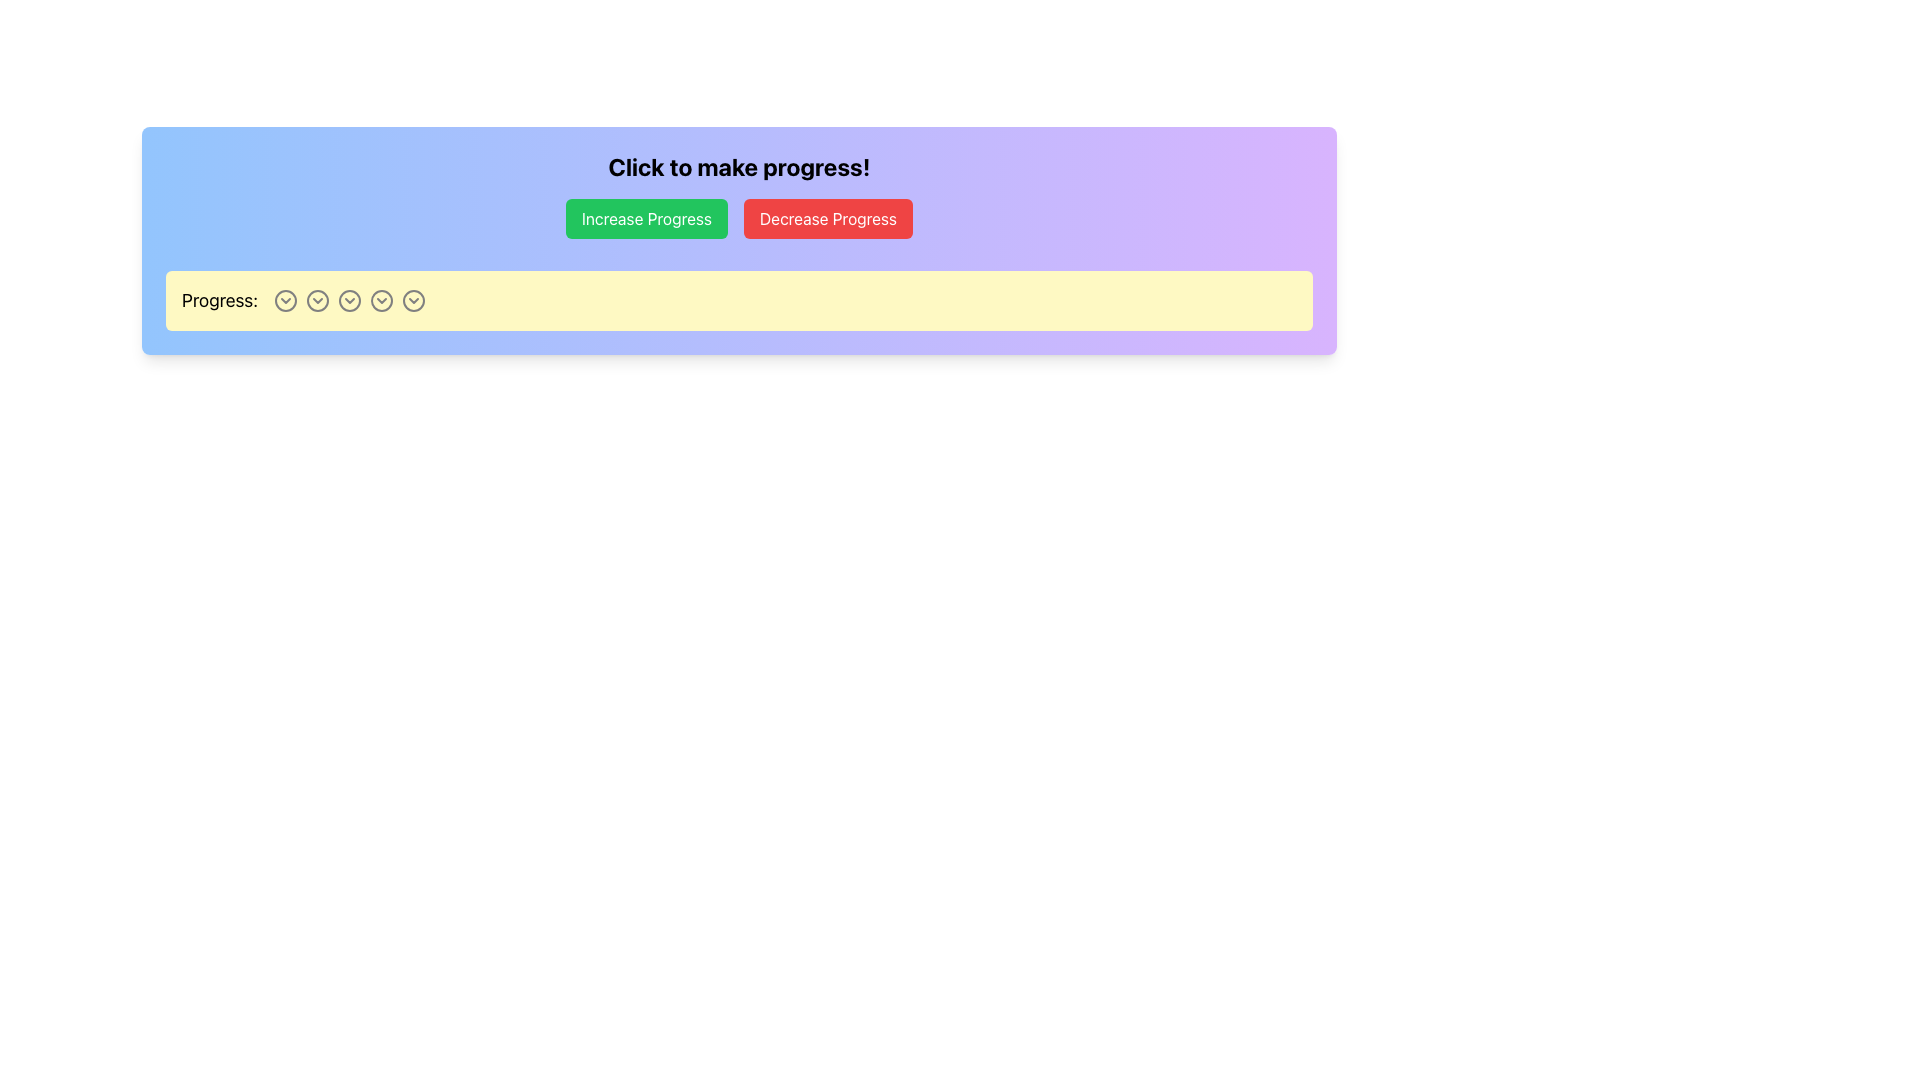 The width and height of the screenshot is (1920, 1080). What do you see at coordinates (828, 219) in the screenshot?
I see `the button that decreases progress, located to the right of the 'Increase Progress' button, to trigger a visual effect` at bounding box center [828, 219].